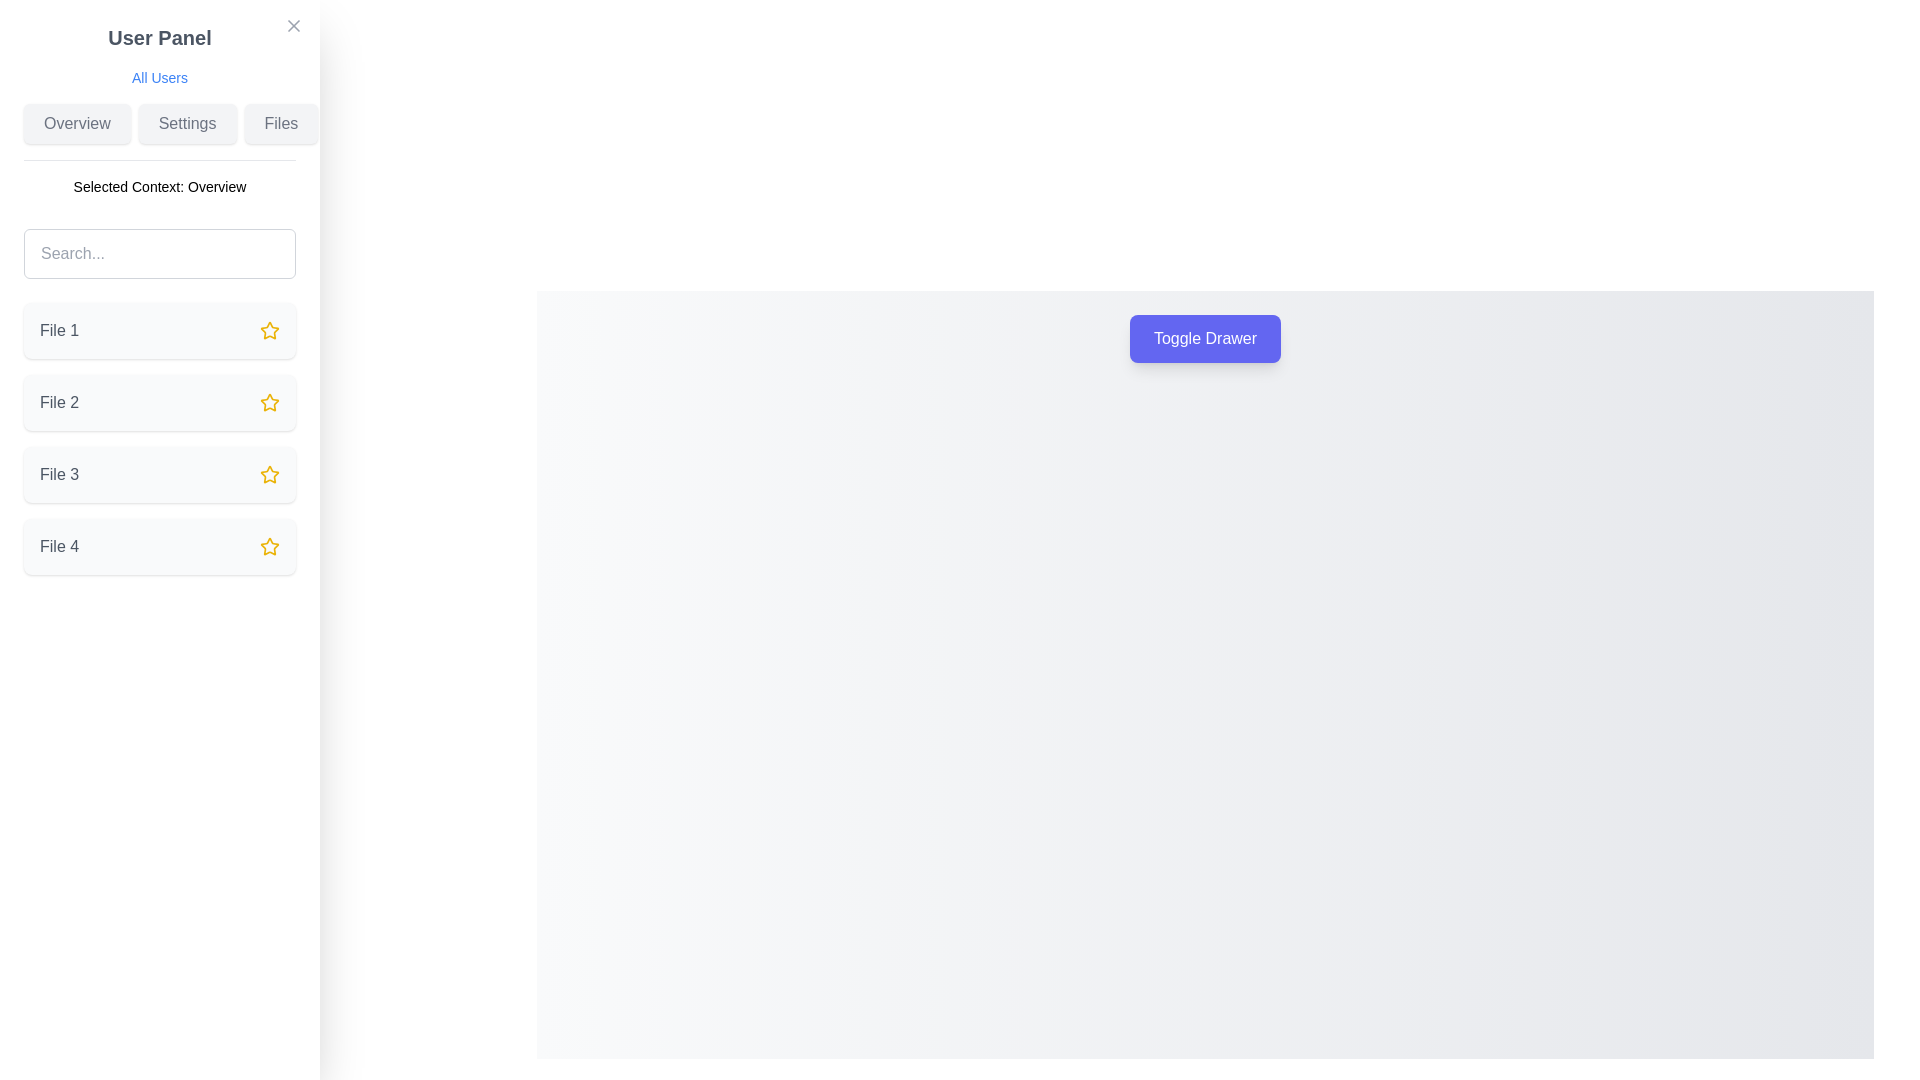  Describe the element at coordinates (59, 474) in the screenshot. I see `the 'File 3' text label in the third row of the vertical list within the side panel` at that location.